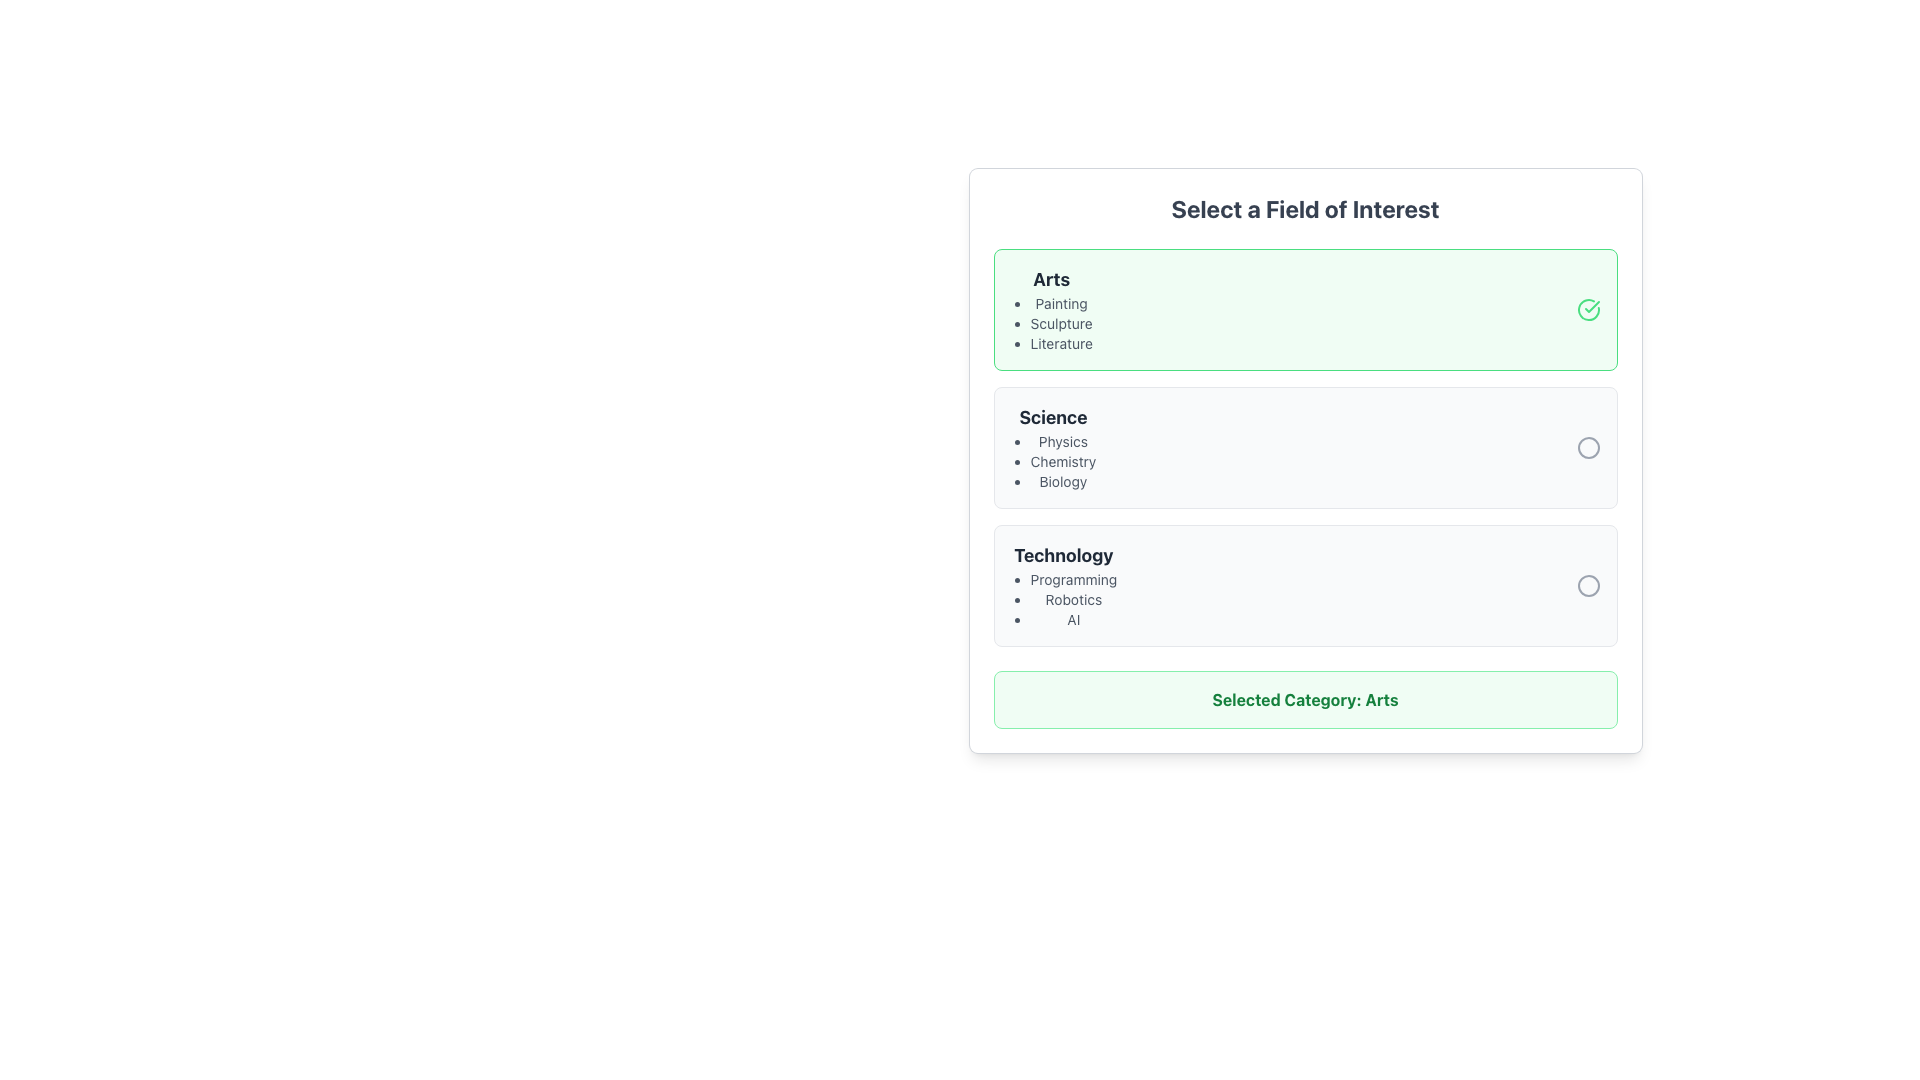 Image resolution: width=1920 pixels, height=1080 pixels. I want to click on the circular icon indicator that represents the deselection of the 'Technology' category, located at the end of the row within the 'Technology' field, so click(1587, 585).